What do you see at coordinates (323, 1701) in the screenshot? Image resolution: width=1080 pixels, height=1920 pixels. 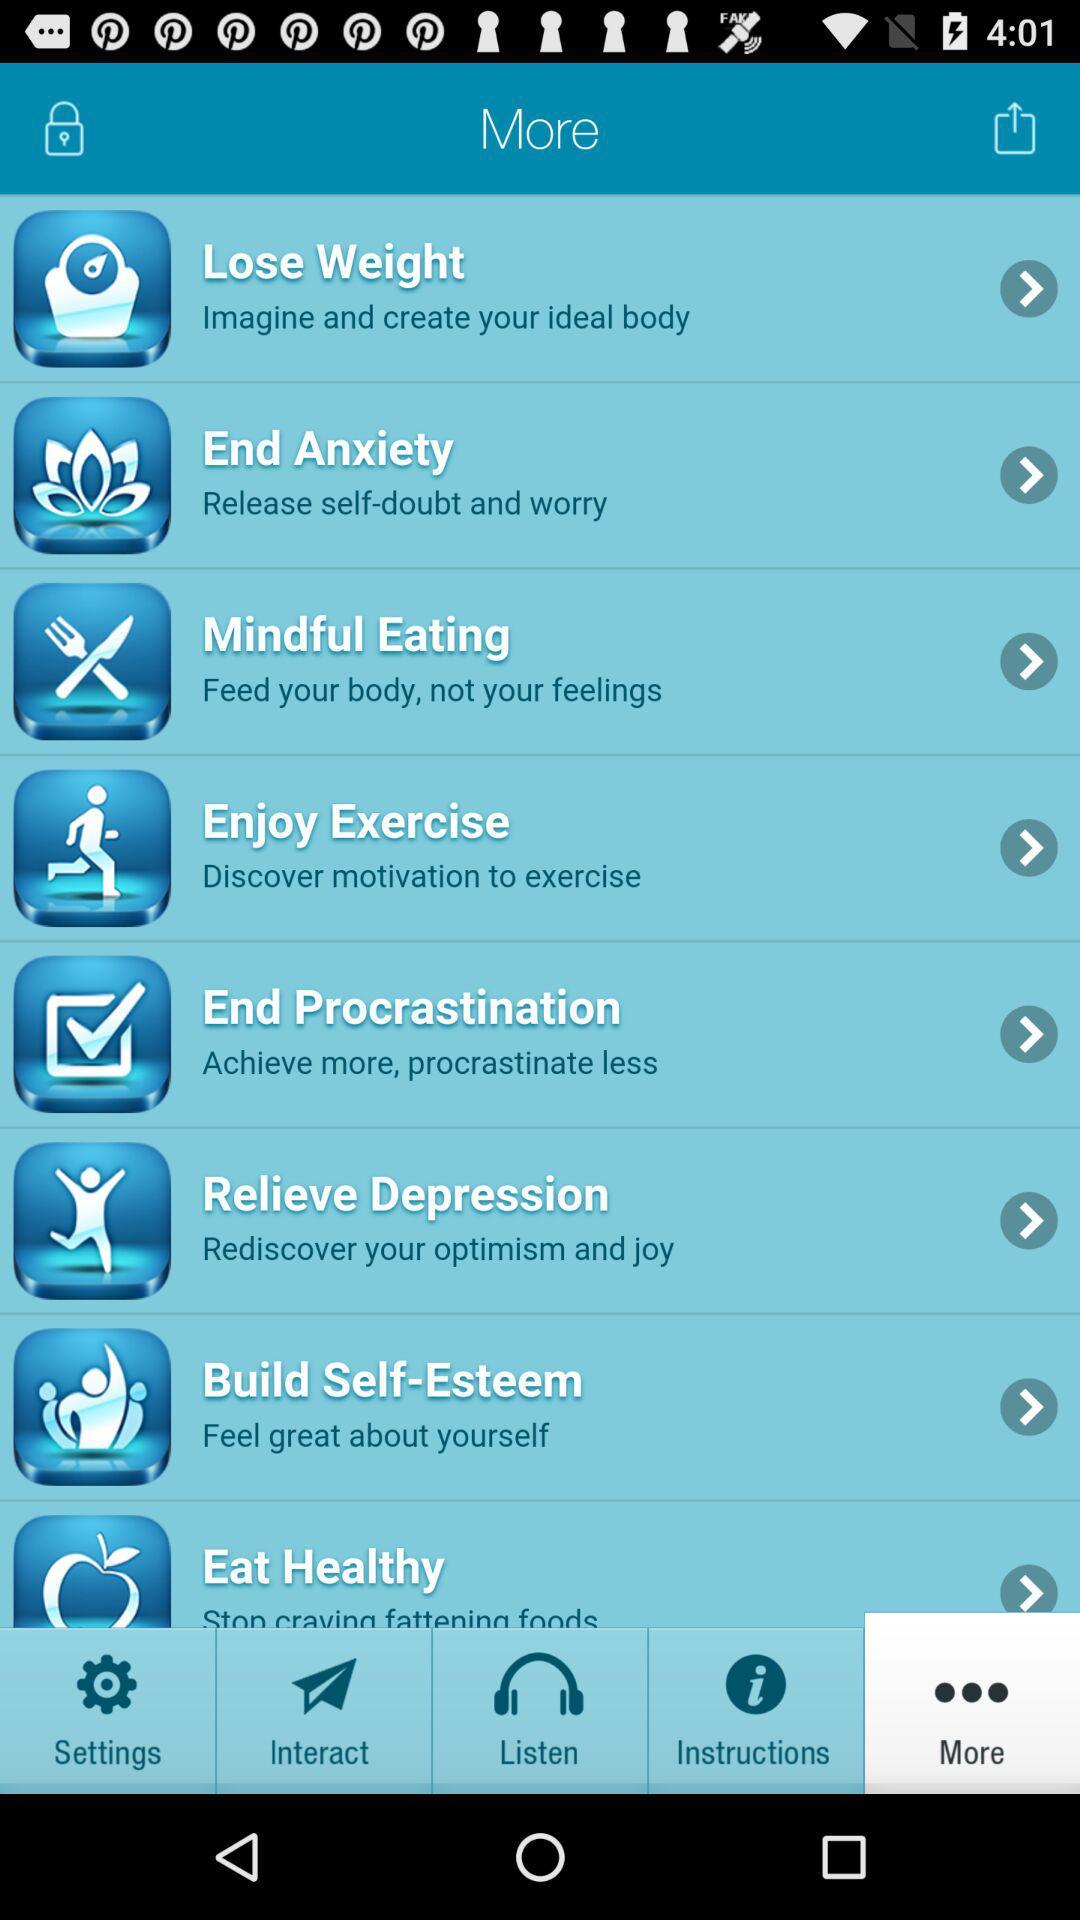 I see `interact` at bounding box center [323, 1701].